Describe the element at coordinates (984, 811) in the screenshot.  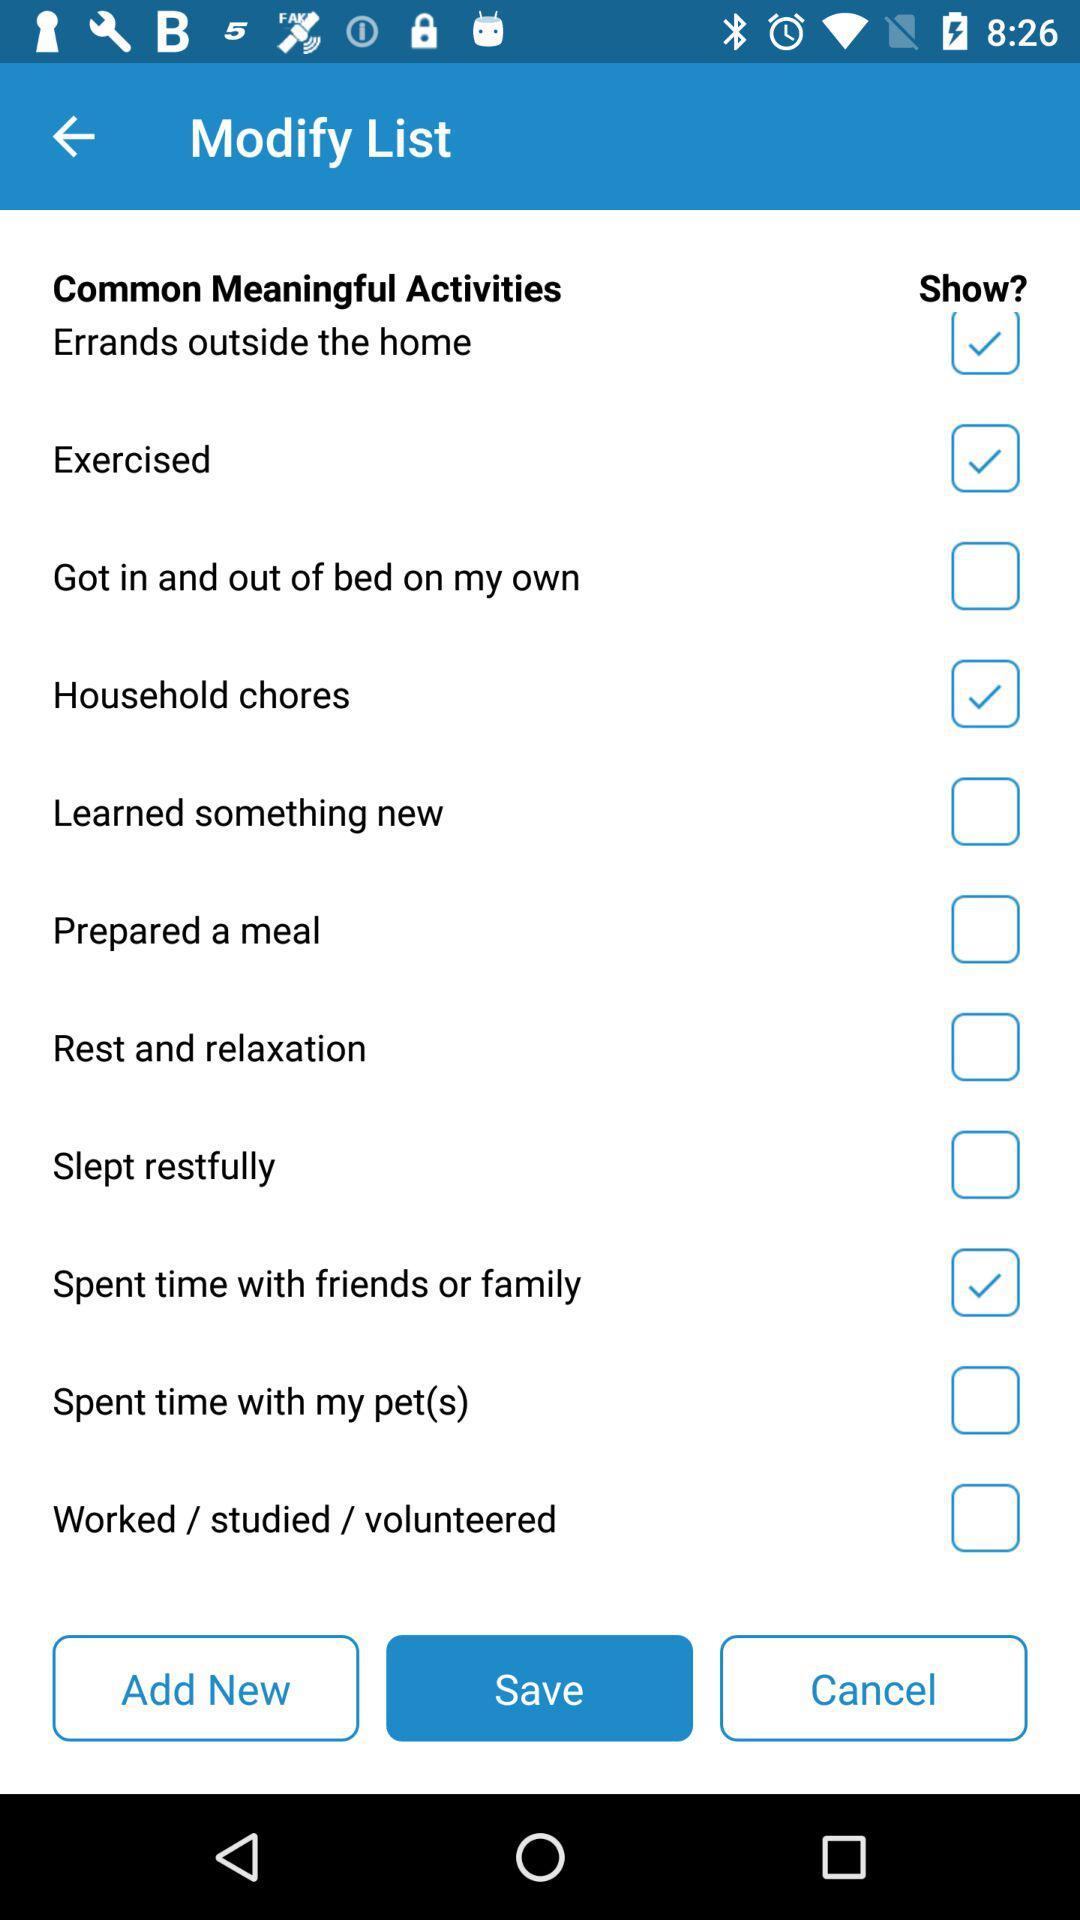
I see `checkbox` at that location.